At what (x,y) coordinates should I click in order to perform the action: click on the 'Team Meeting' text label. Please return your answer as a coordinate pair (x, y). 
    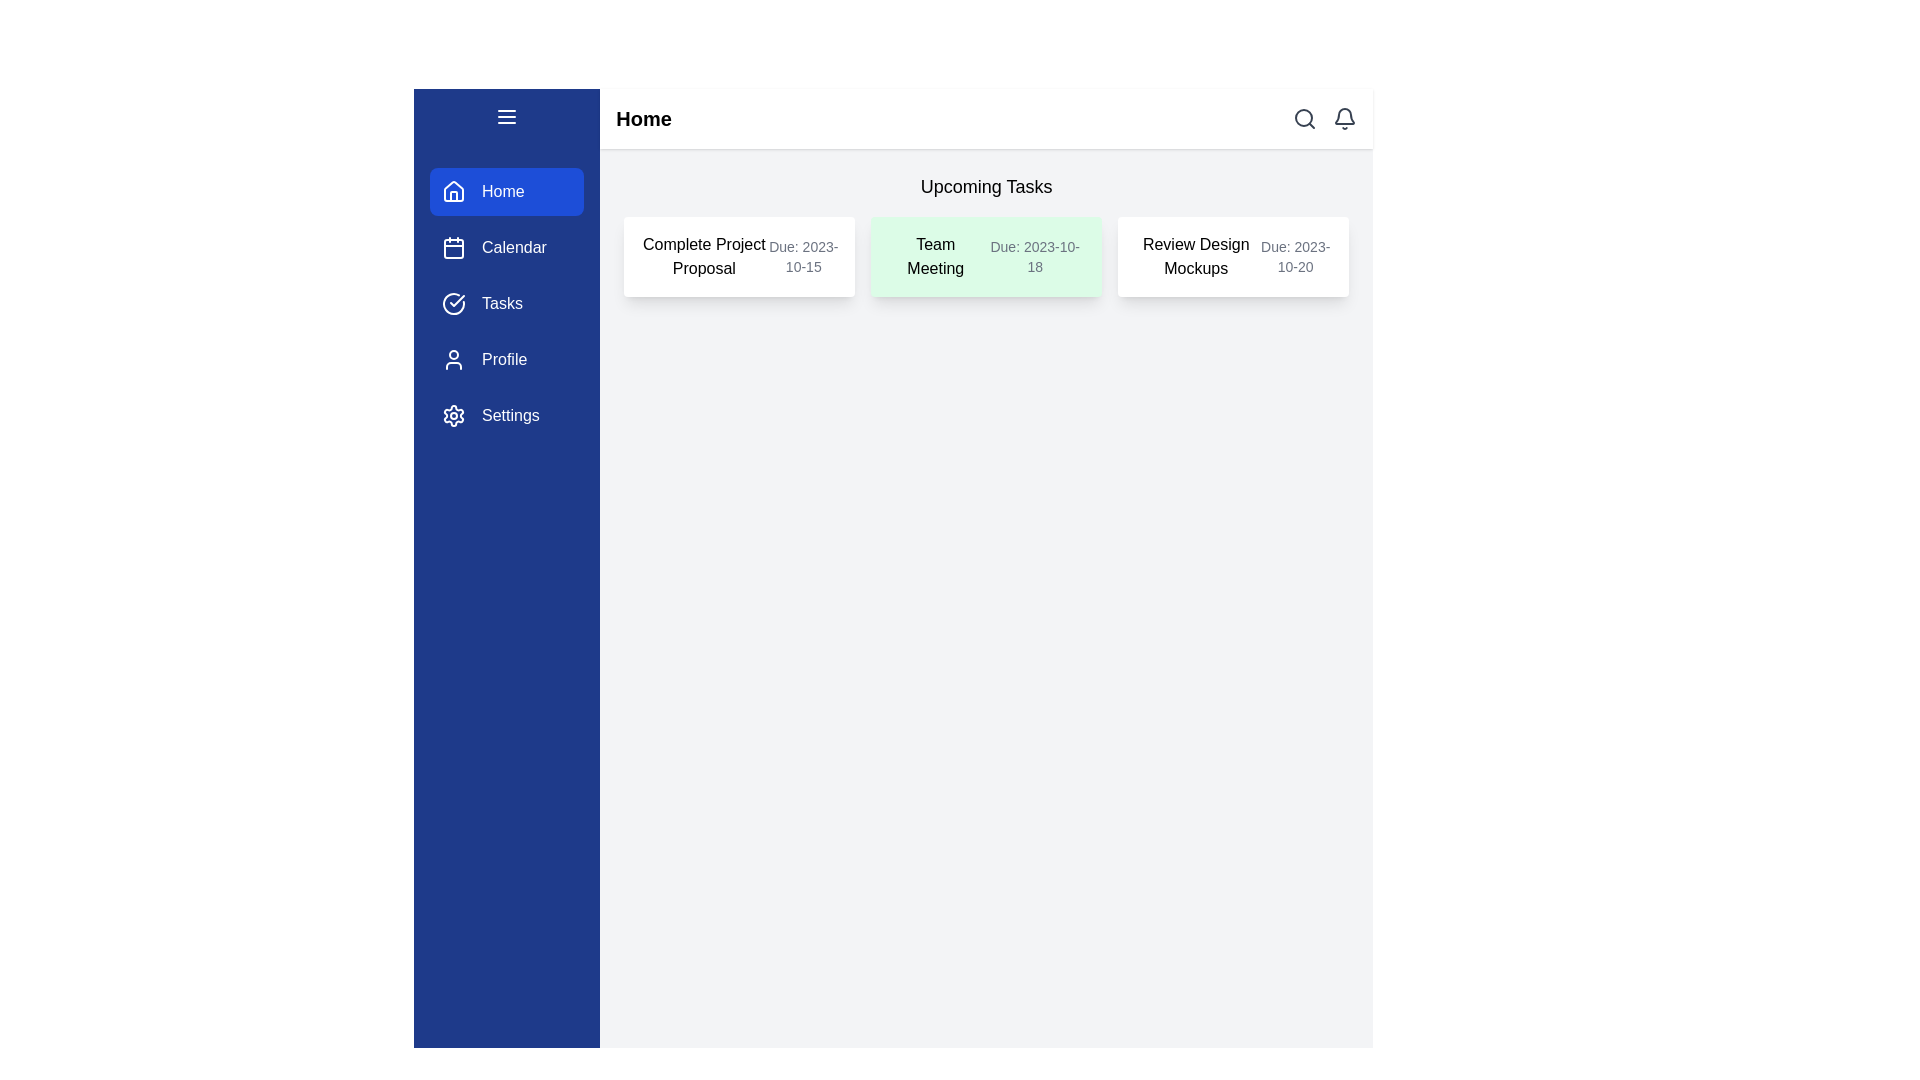
    Looking at the image, I should click on (934, 256).